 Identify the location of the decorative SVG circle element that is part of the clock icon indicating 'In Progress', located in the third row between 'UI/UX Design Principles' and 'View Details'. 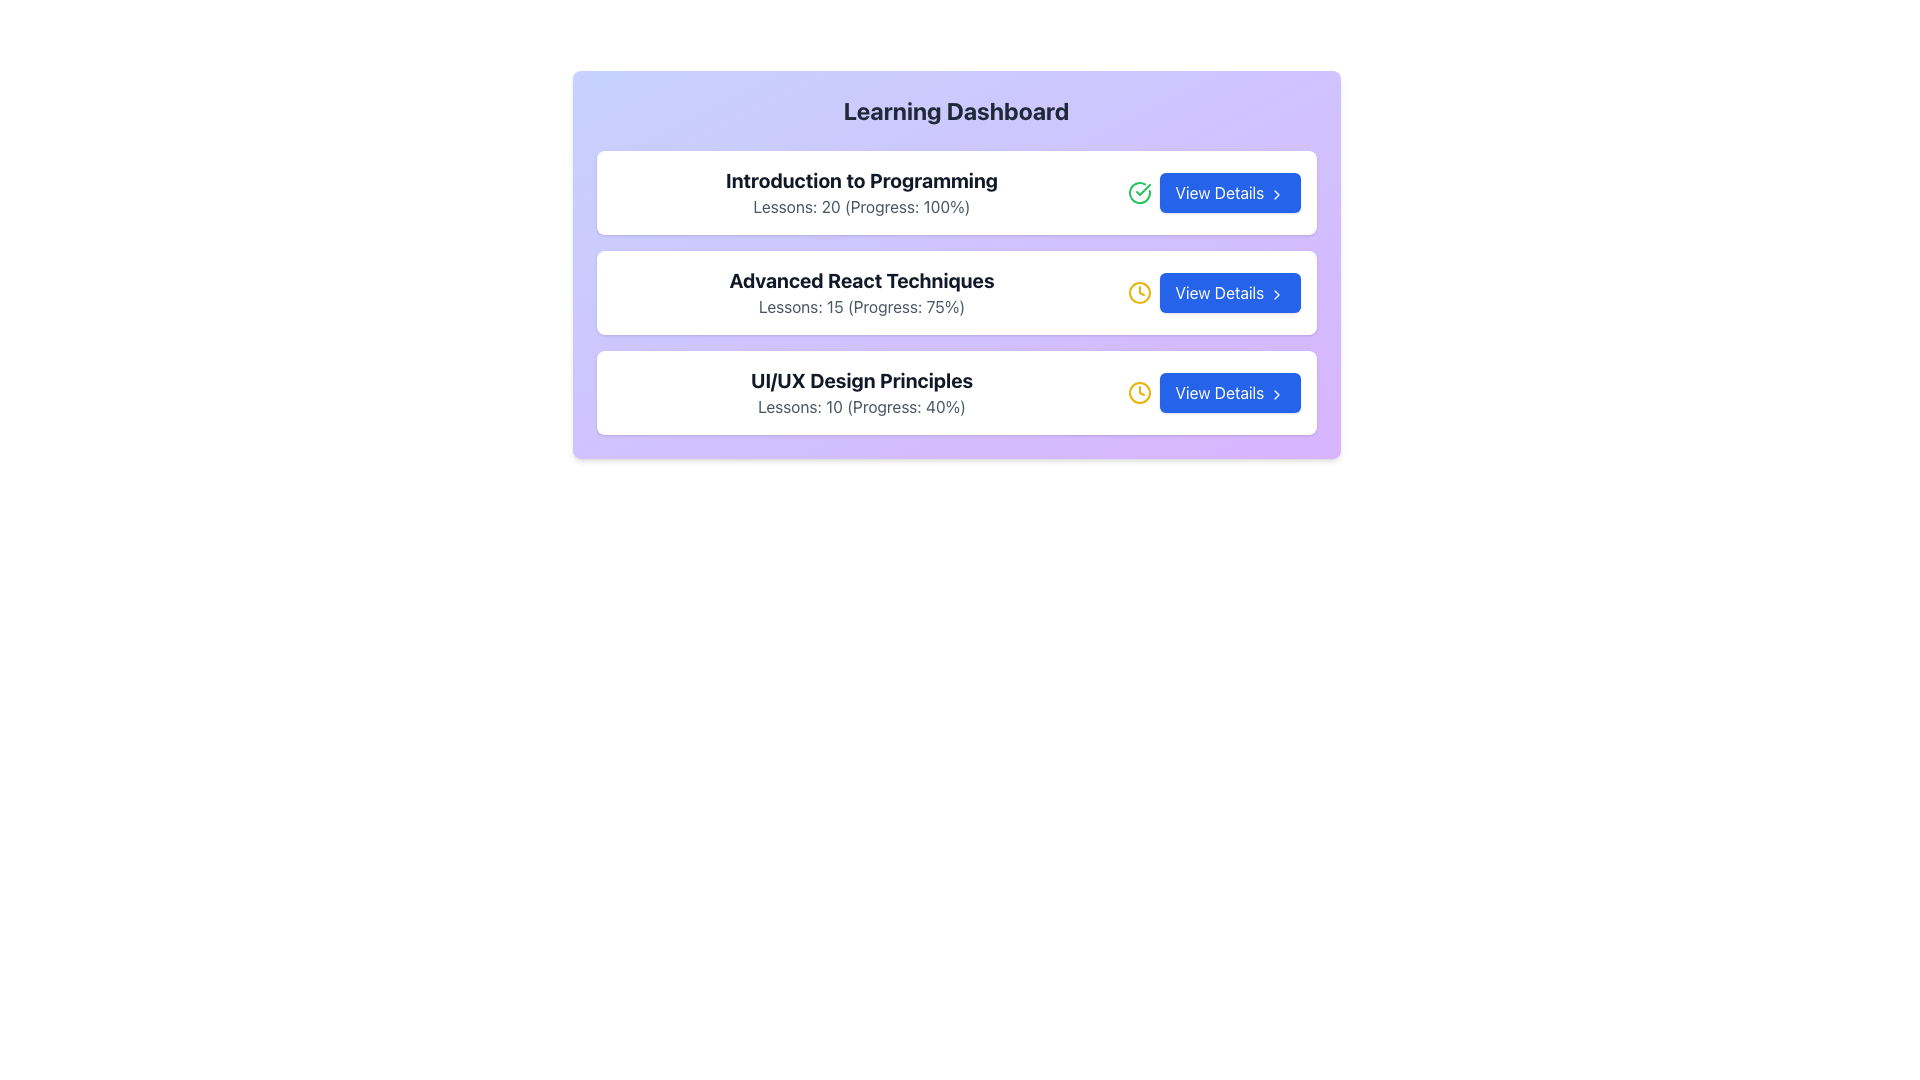
(1139, 293).